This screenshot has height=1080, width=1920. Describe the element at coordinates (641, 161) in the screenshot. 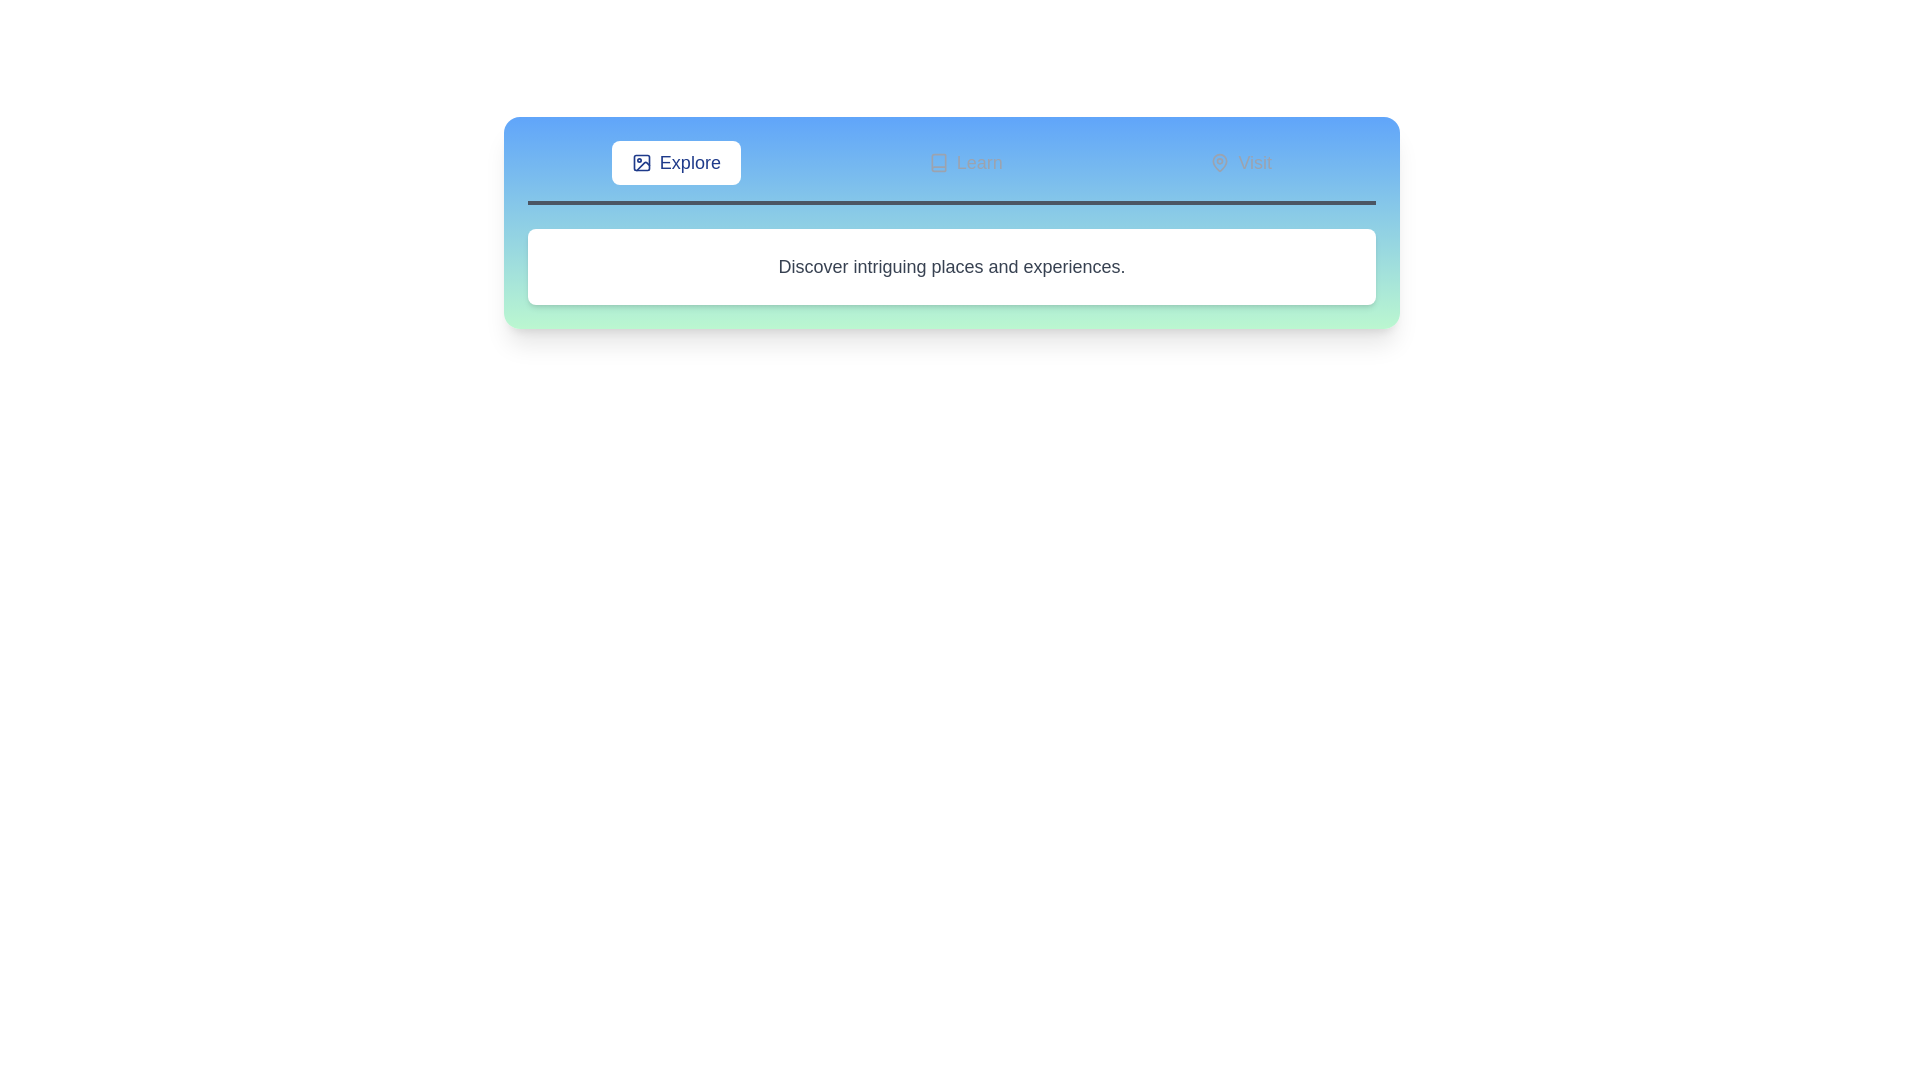

I see `the graphical icon which is a rectangular icon with rounded corners located within the 'Explore' button in the navigation bar` at that location.